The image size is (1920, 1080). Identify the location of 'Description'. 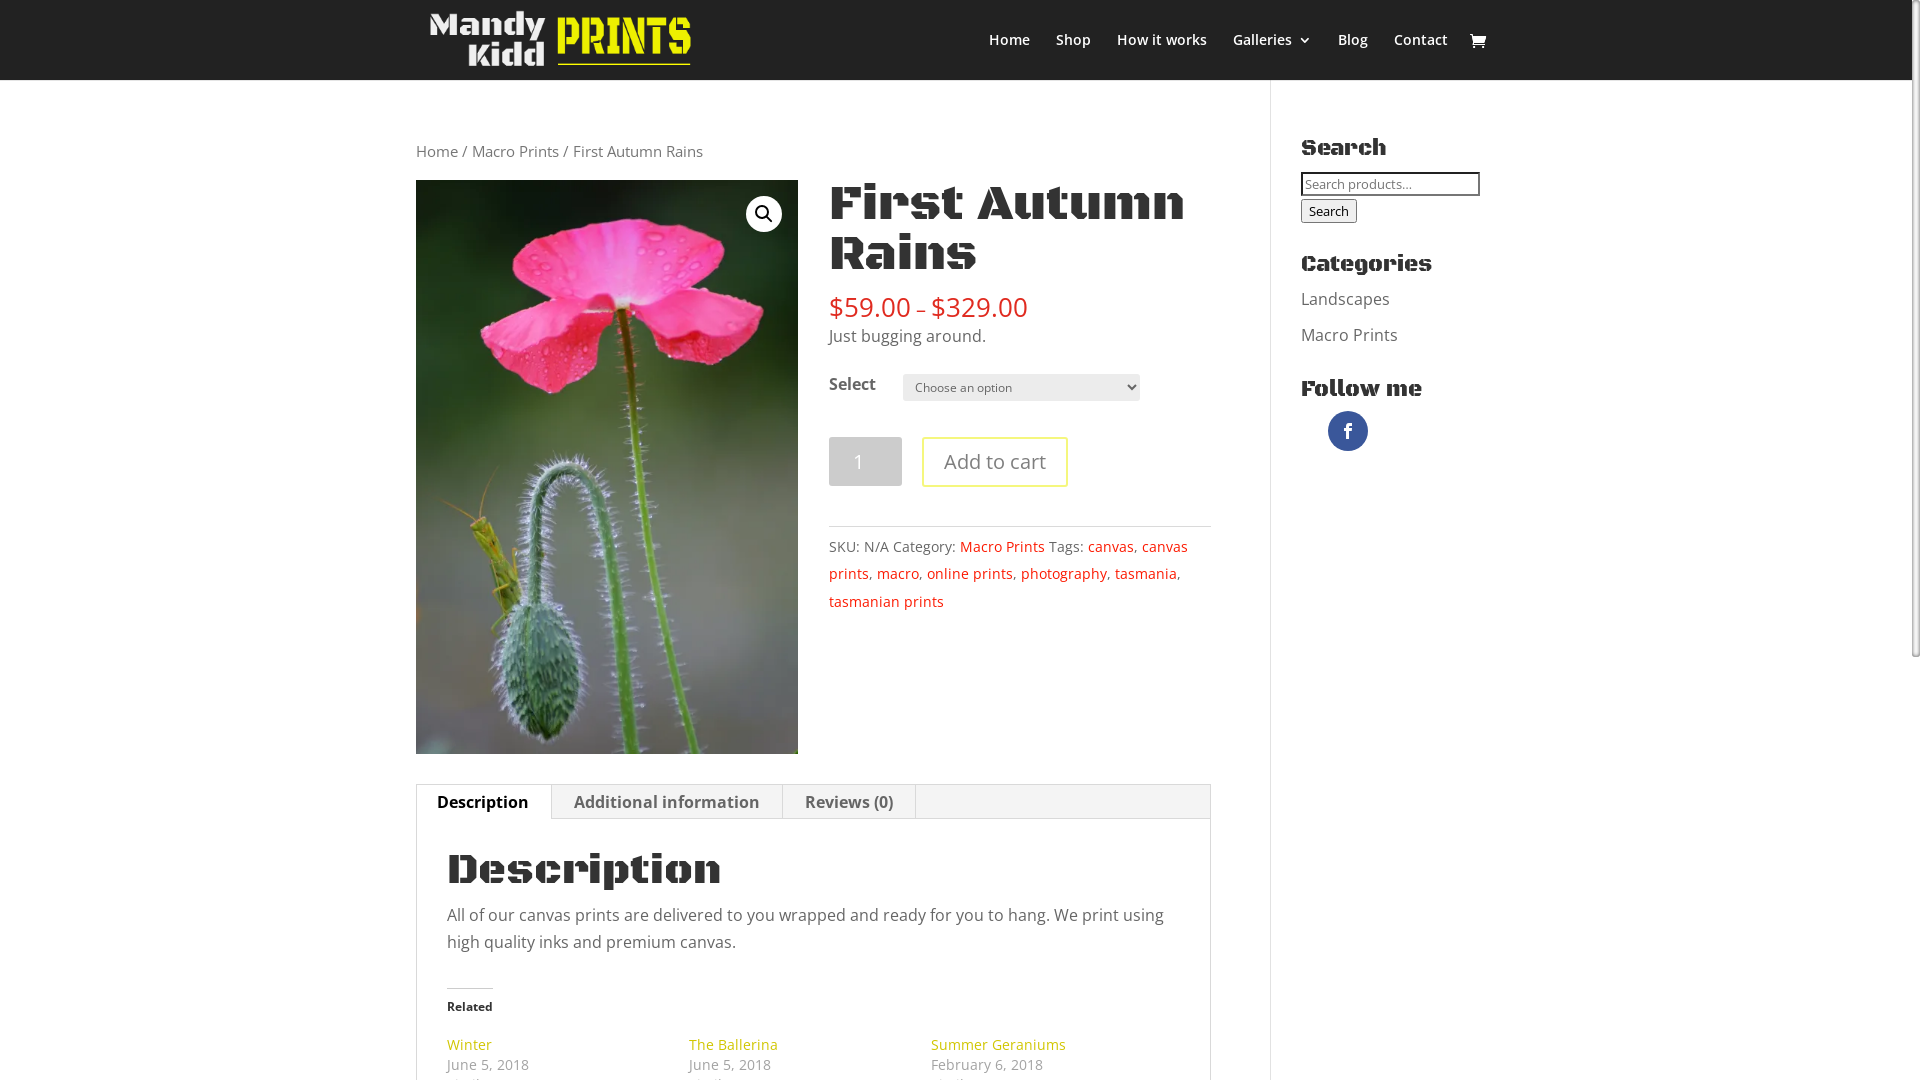
(483, 801).